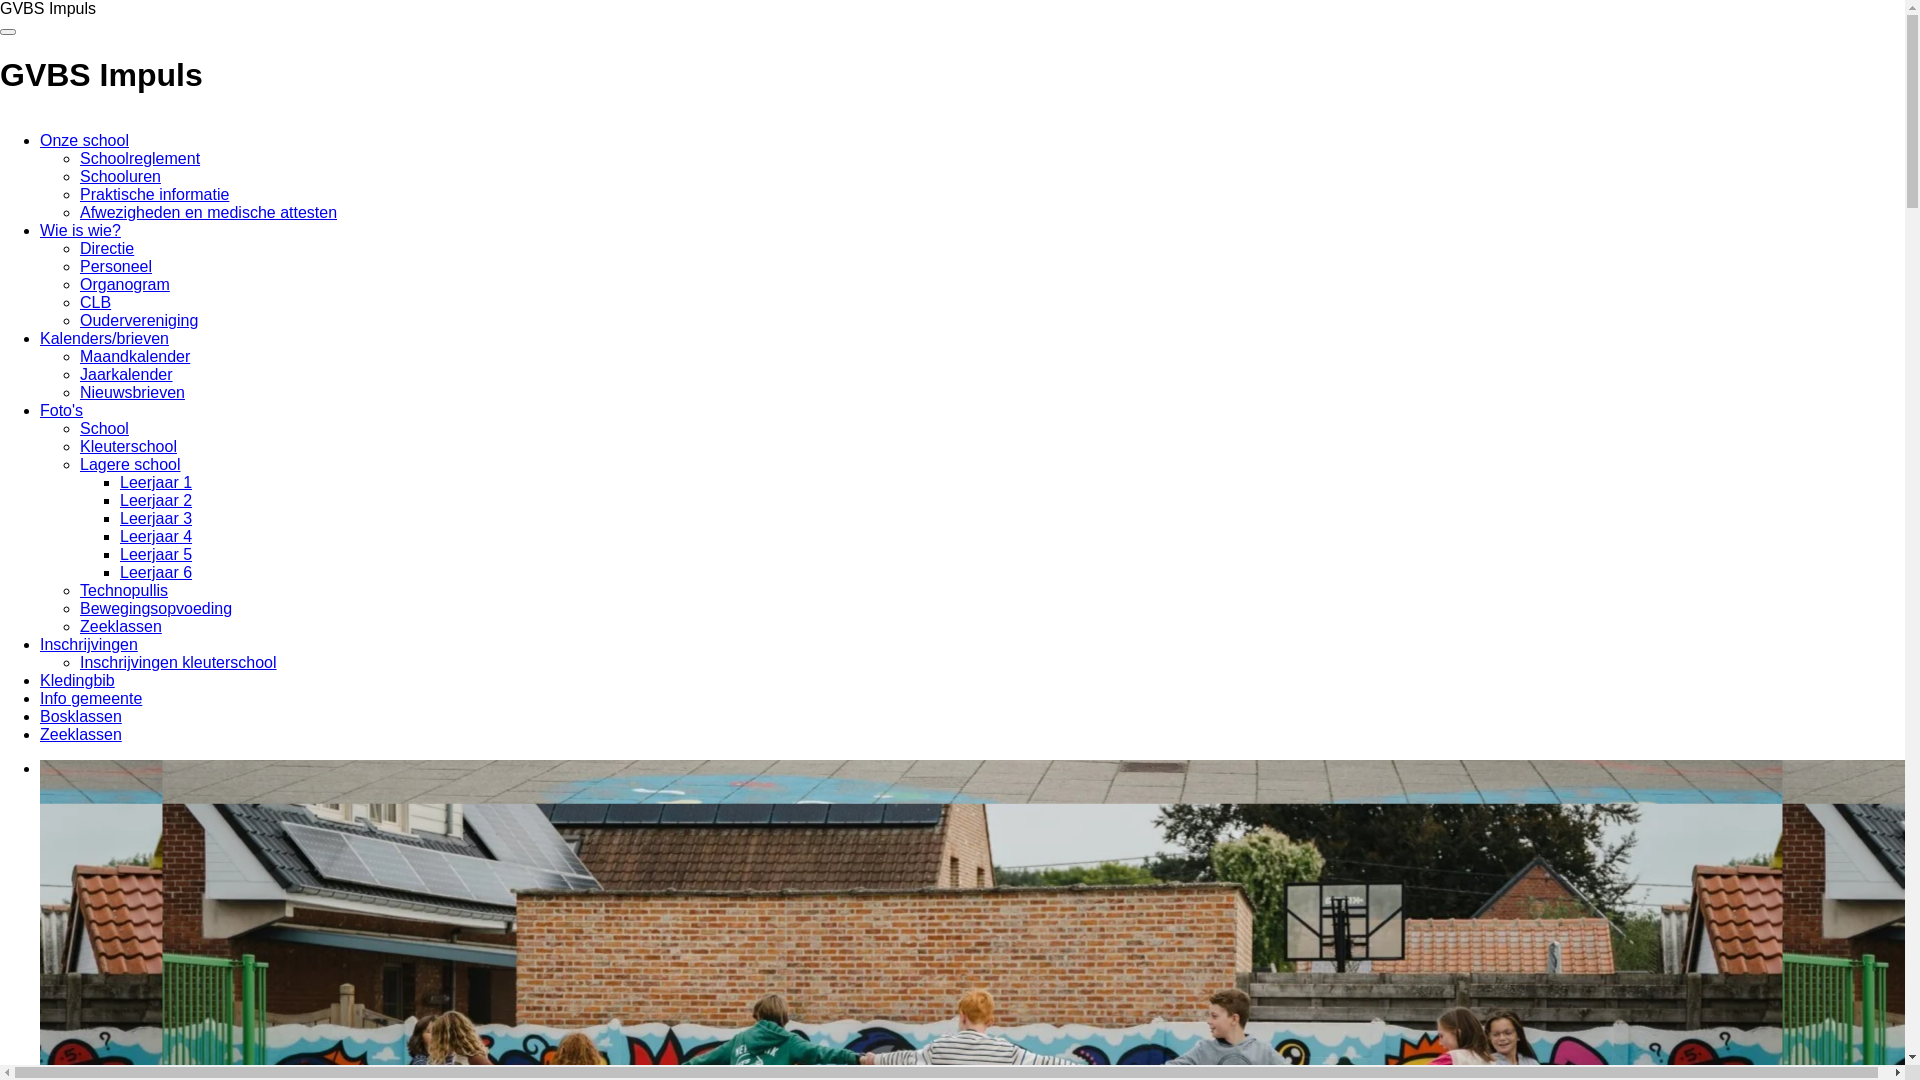 Image resolution: width=1920 pixels, height=1080 pixels. Describe the element at coordinates (127, 445) in the screenshot. I see `'Kleuterschool'` at that location.